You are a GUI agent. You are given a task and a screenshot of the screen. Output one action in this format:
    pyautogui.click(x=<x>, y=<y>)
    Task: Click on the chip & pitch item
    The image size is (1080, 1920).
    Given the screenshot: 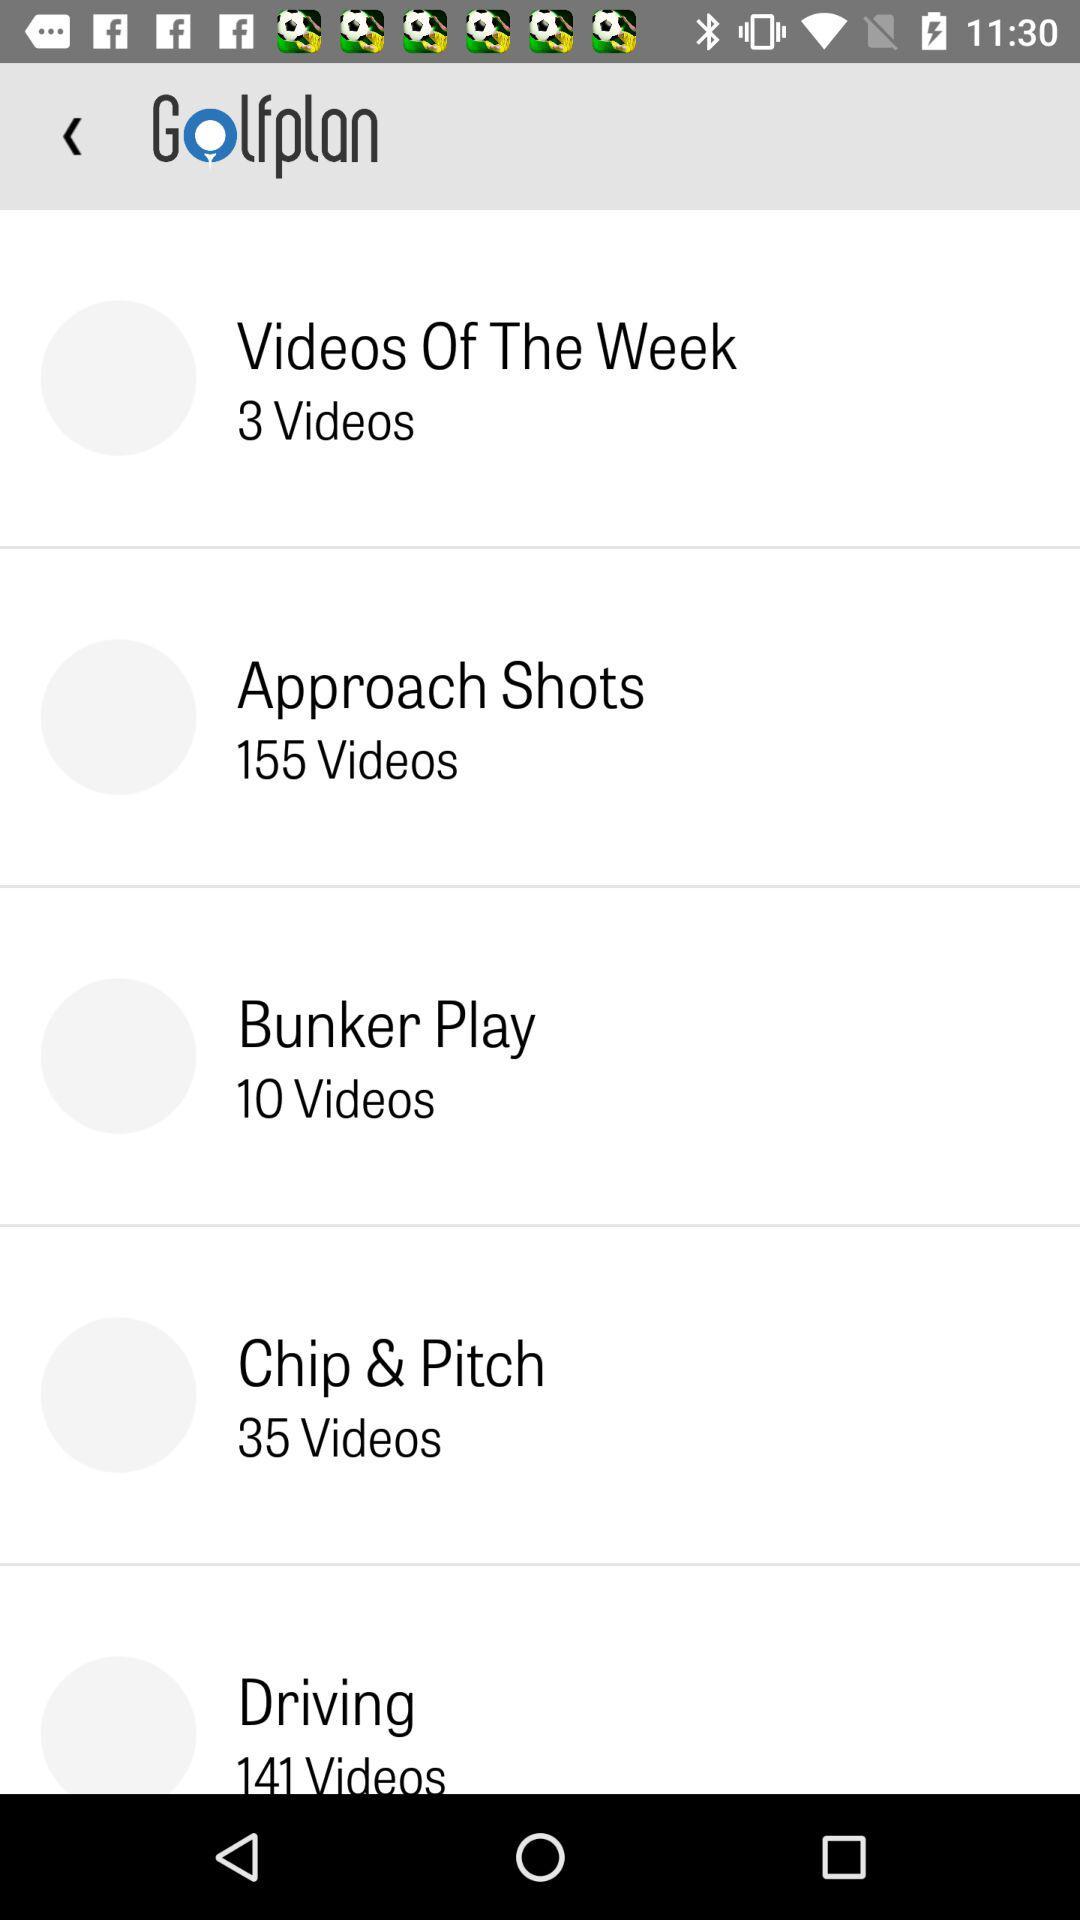 What is the action you would take?
    pyautogui.click(x=391, y=1360)
    